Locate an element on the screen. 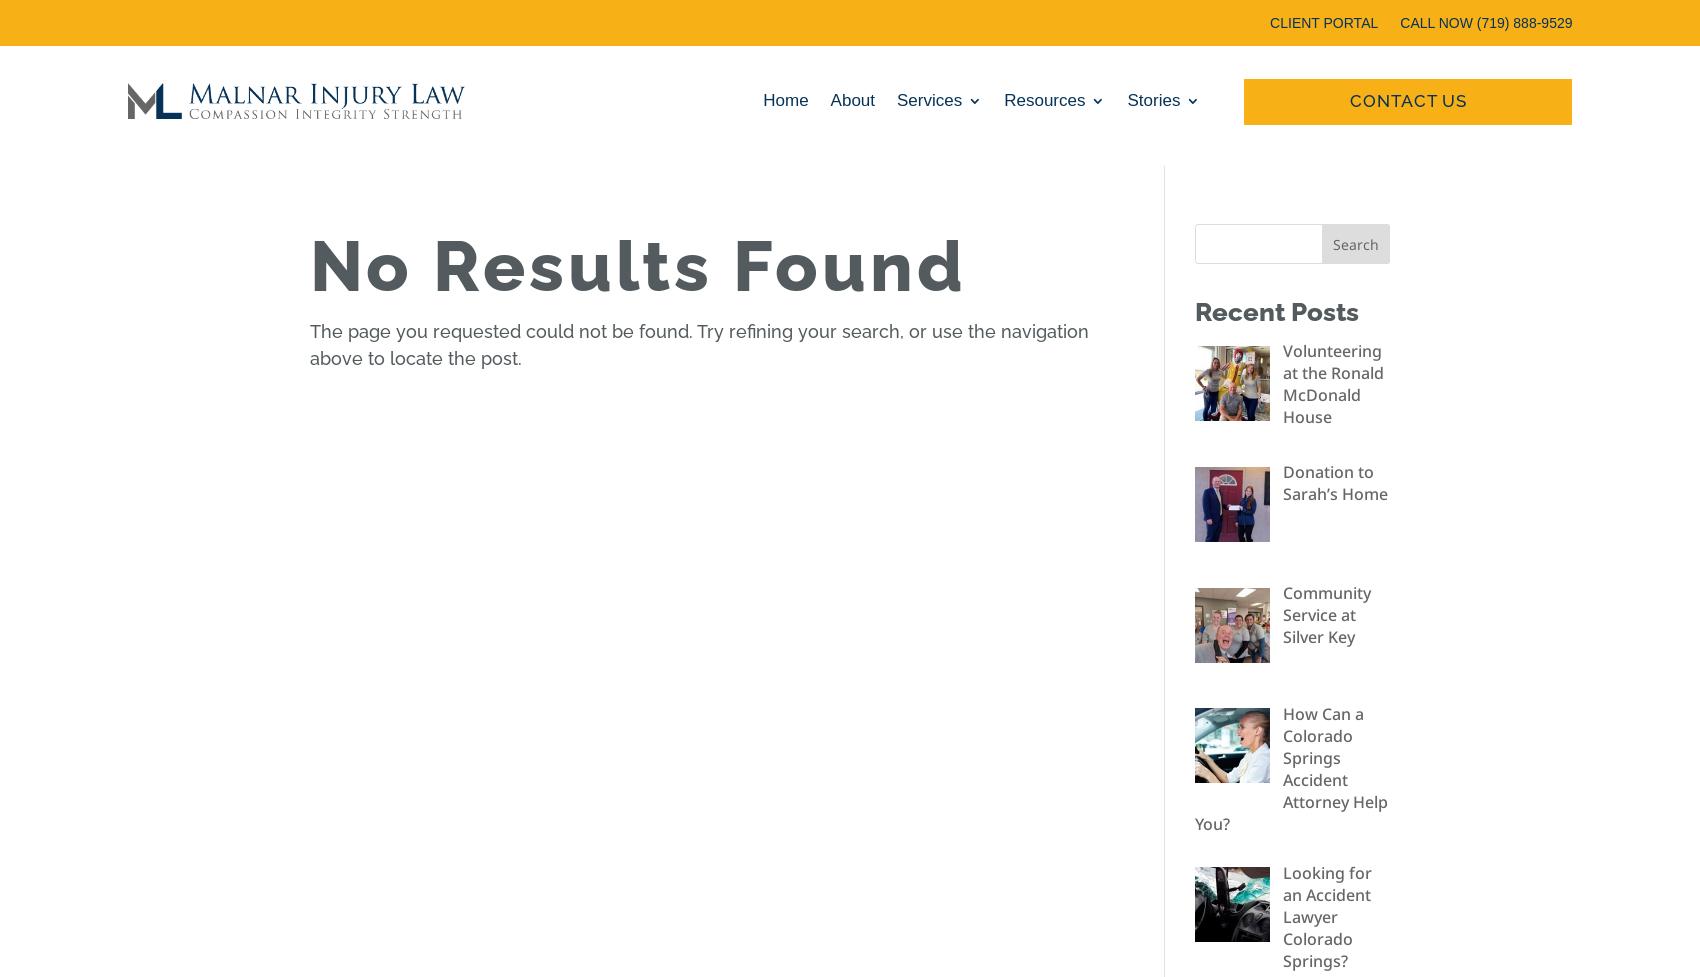 This screenshot has width=1700, height=977. 'Home' is located at coordinates (784, 105).